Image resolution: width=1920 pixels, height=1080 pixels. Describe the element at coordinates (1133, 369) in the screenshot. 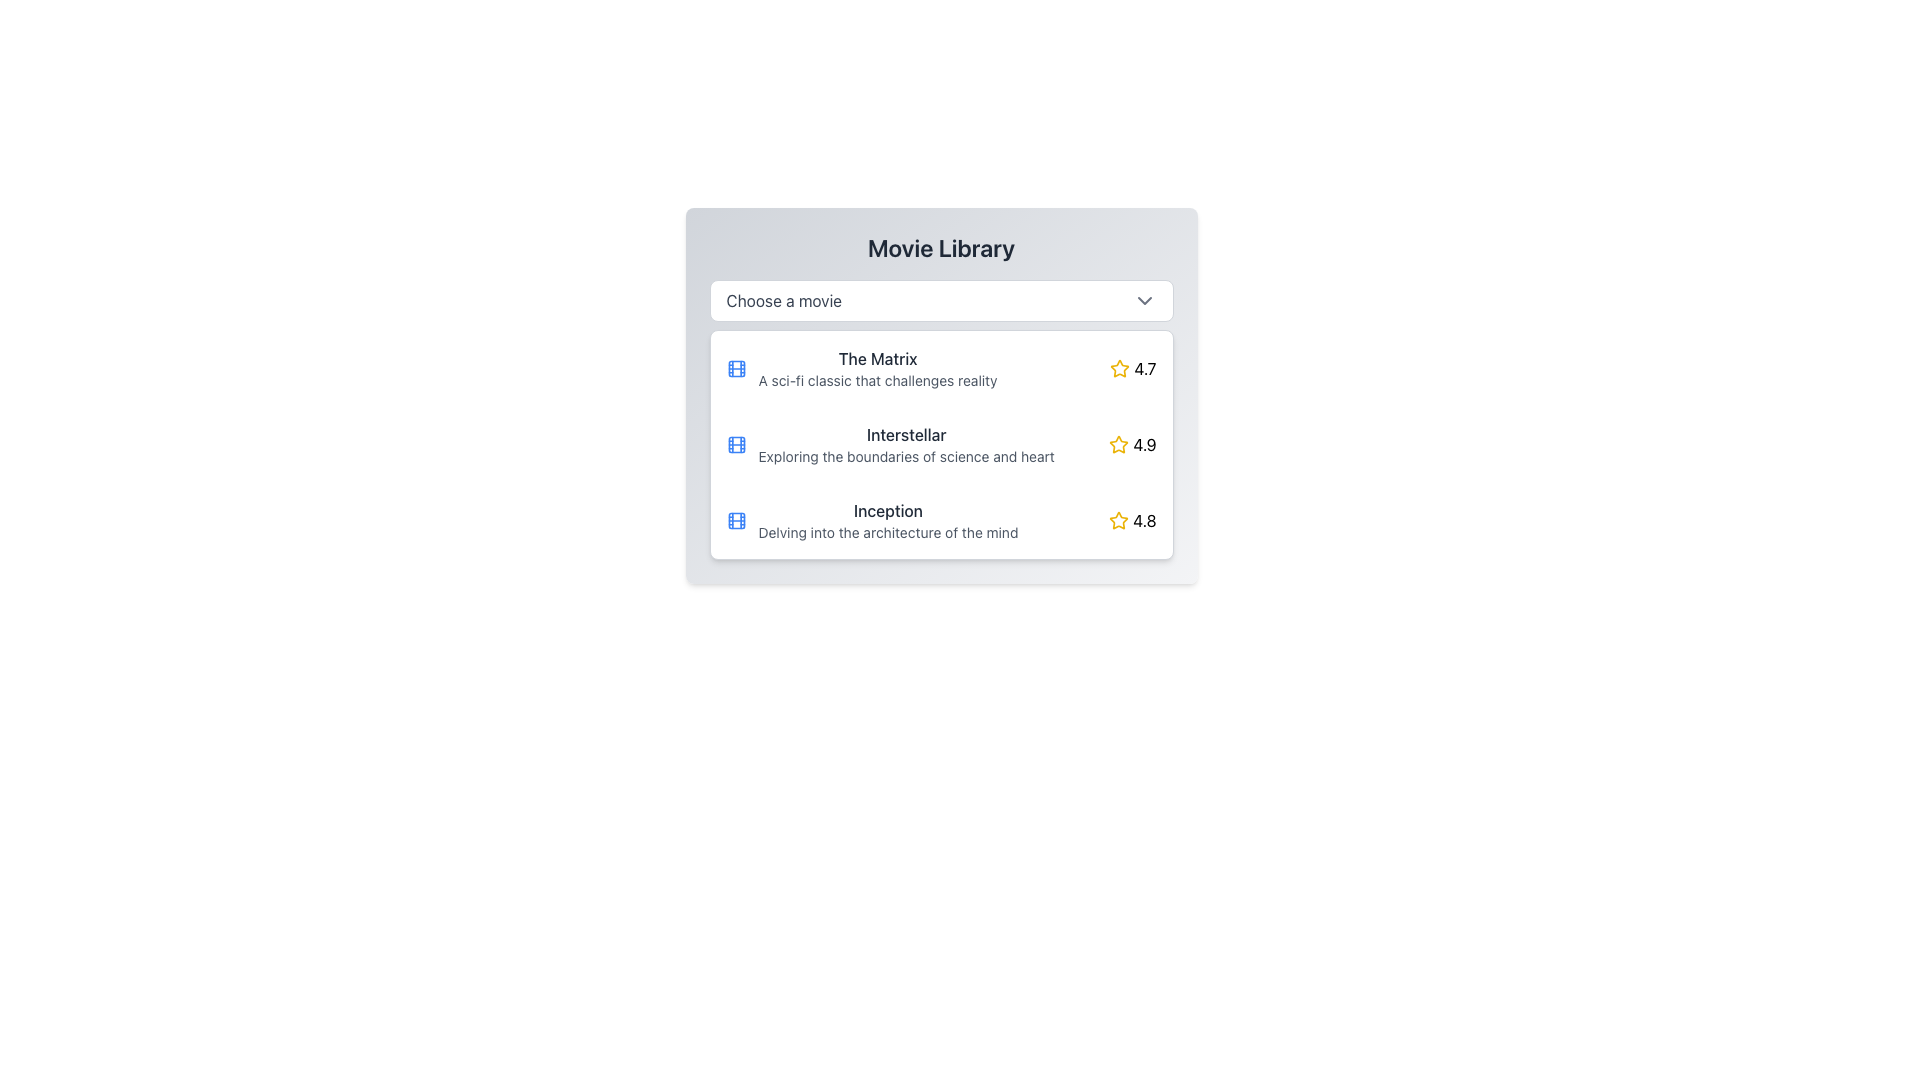

I see `the read-only Rating Display for the movie 'The Matrix', which visually conveys the rating value using a star icon and numerical score` at that location.